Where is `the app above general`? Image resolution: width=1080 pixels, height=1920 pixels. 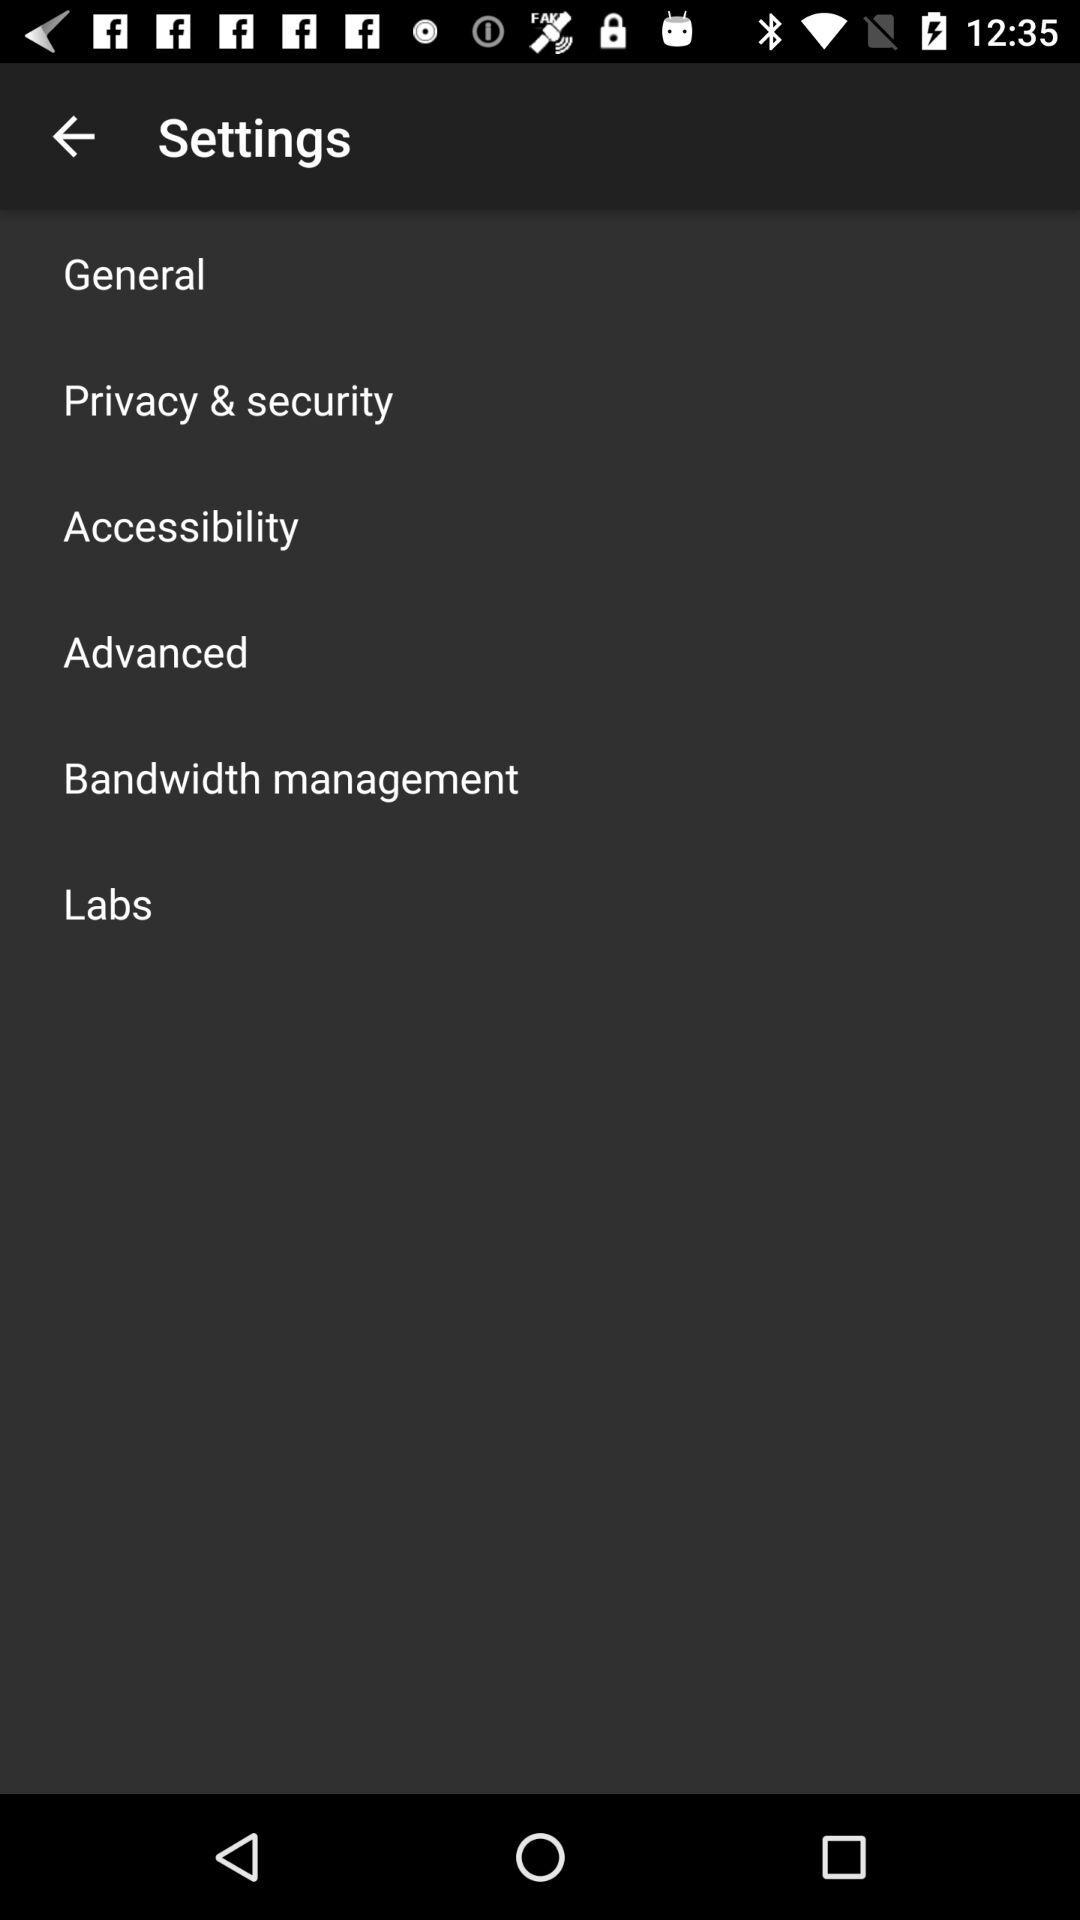 the app above general is located at coordinates (72, 135).